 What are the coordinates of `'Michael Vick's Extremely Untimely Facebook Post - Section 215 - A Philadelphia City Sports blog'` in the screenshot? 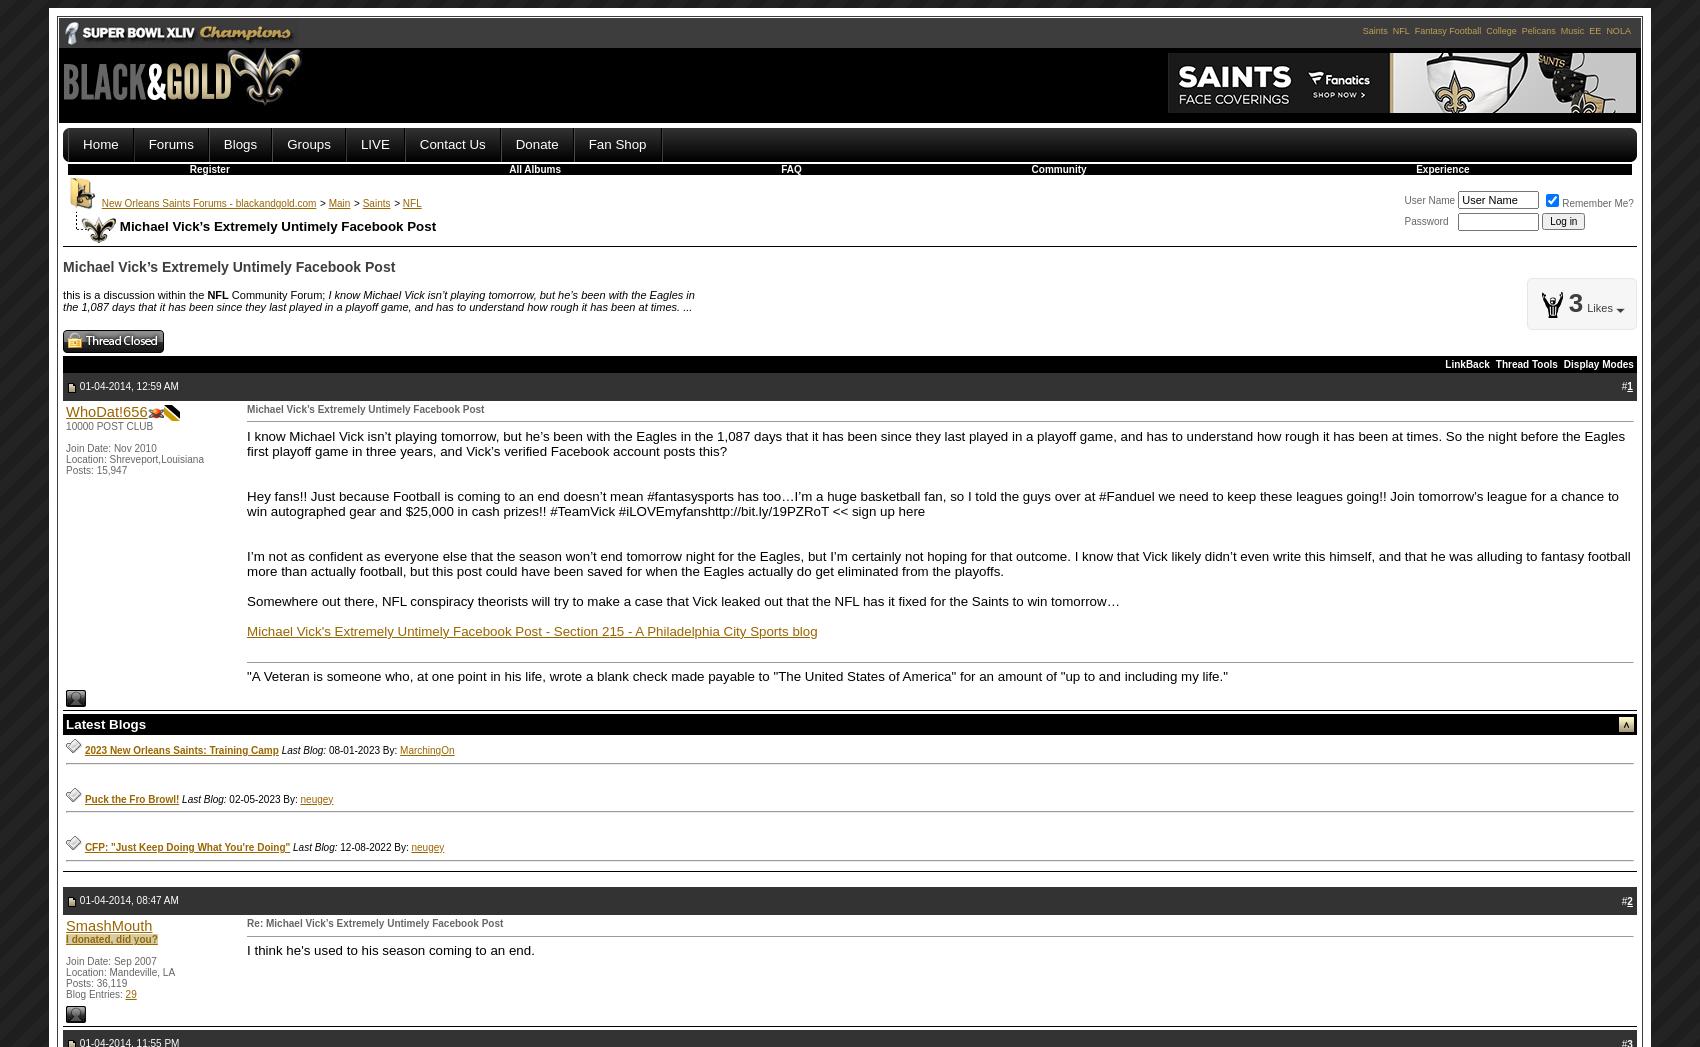 It's located at (247, 630).